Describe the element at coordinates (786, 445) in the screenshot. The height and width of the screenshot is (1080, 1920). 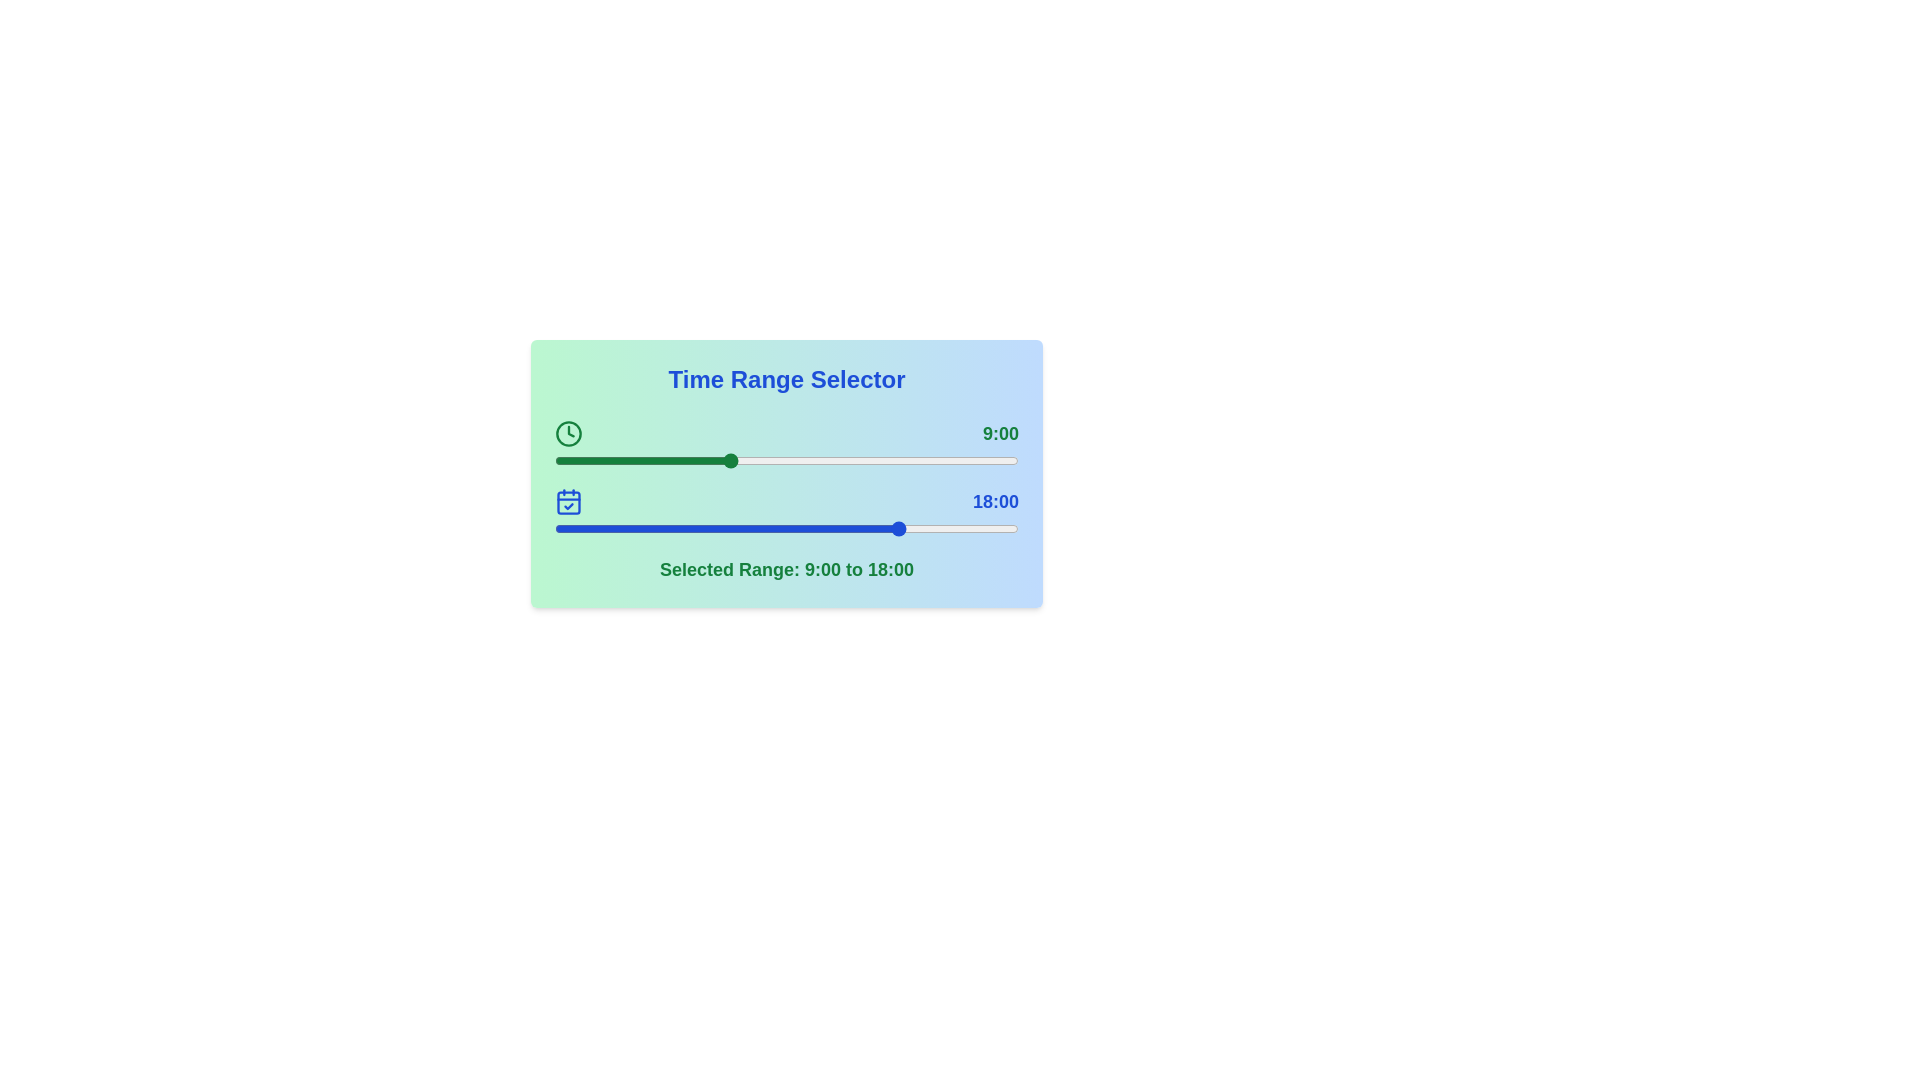
I see `the horizontal slider with a thick green thumb positioned at '9:00'` at that location.